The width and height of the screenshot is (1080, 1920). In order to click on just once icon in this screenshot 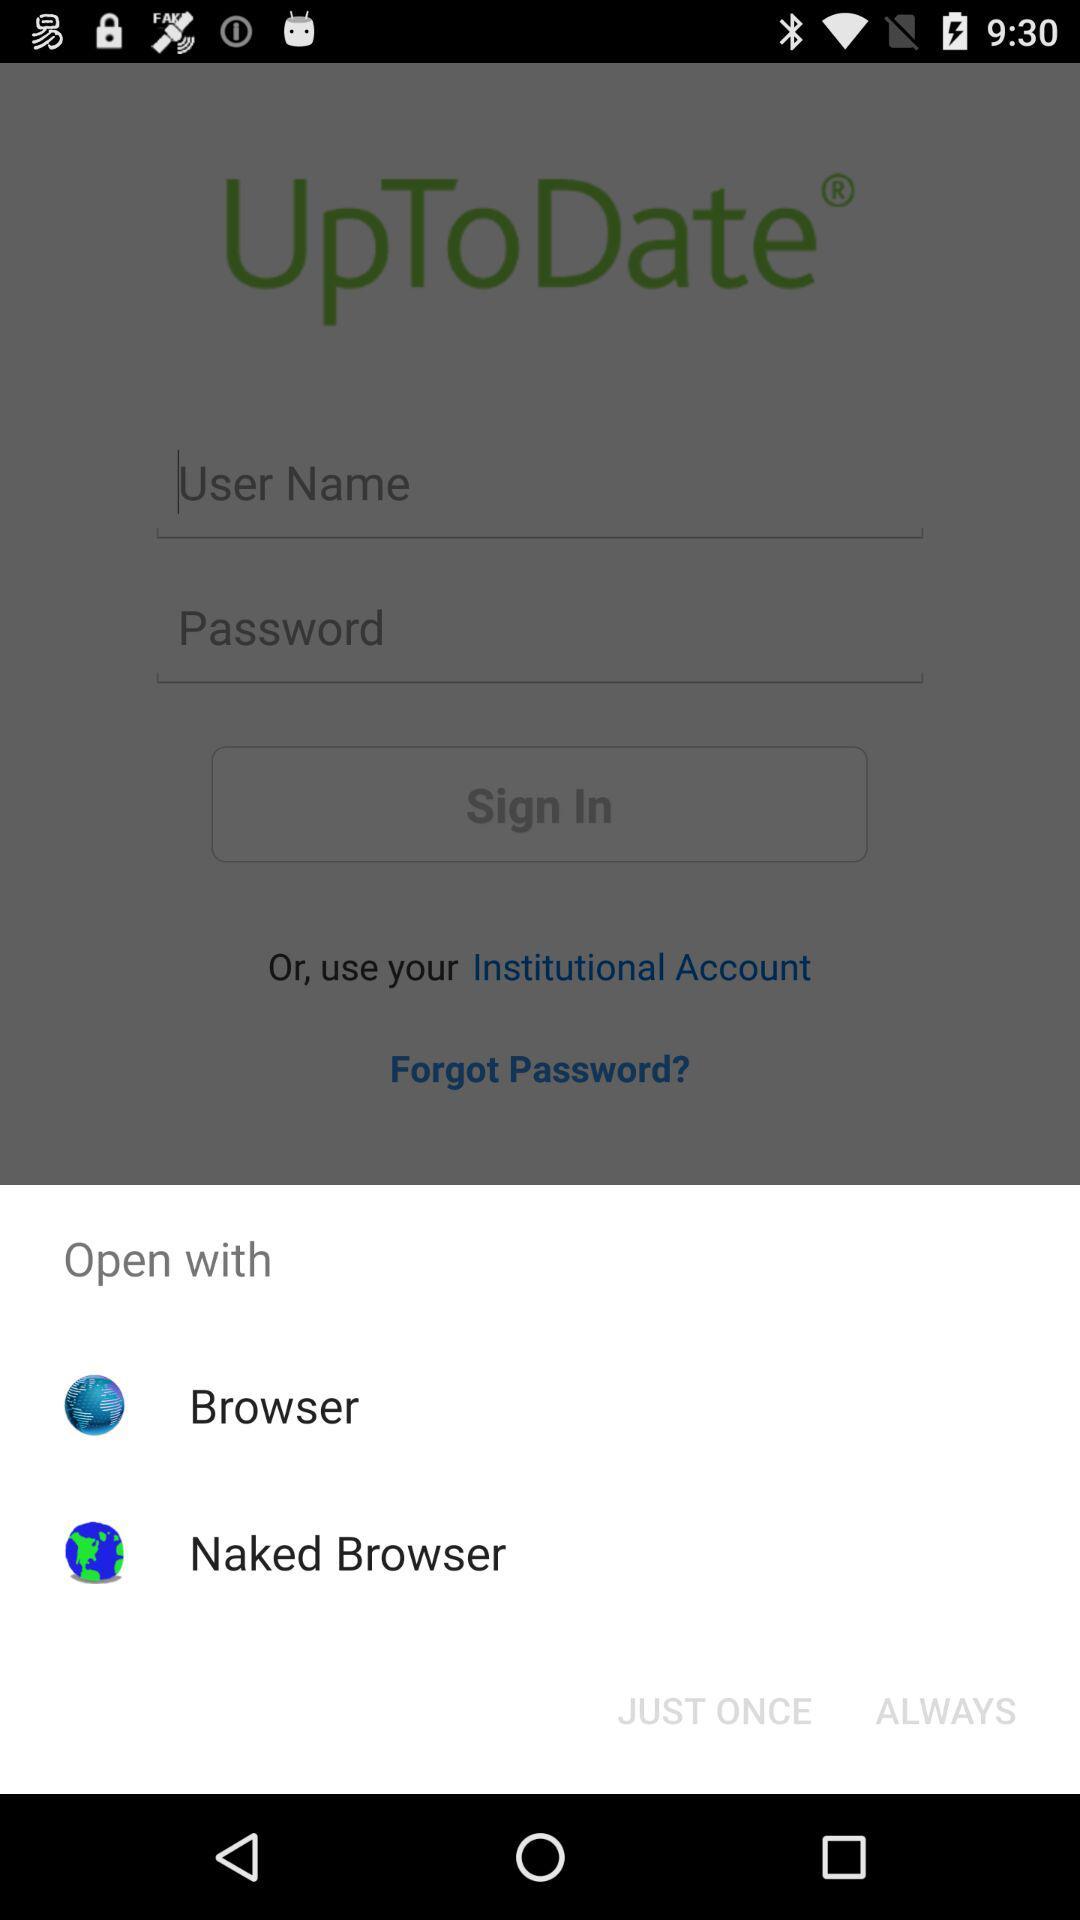, I will do `click(713, 1708)`.